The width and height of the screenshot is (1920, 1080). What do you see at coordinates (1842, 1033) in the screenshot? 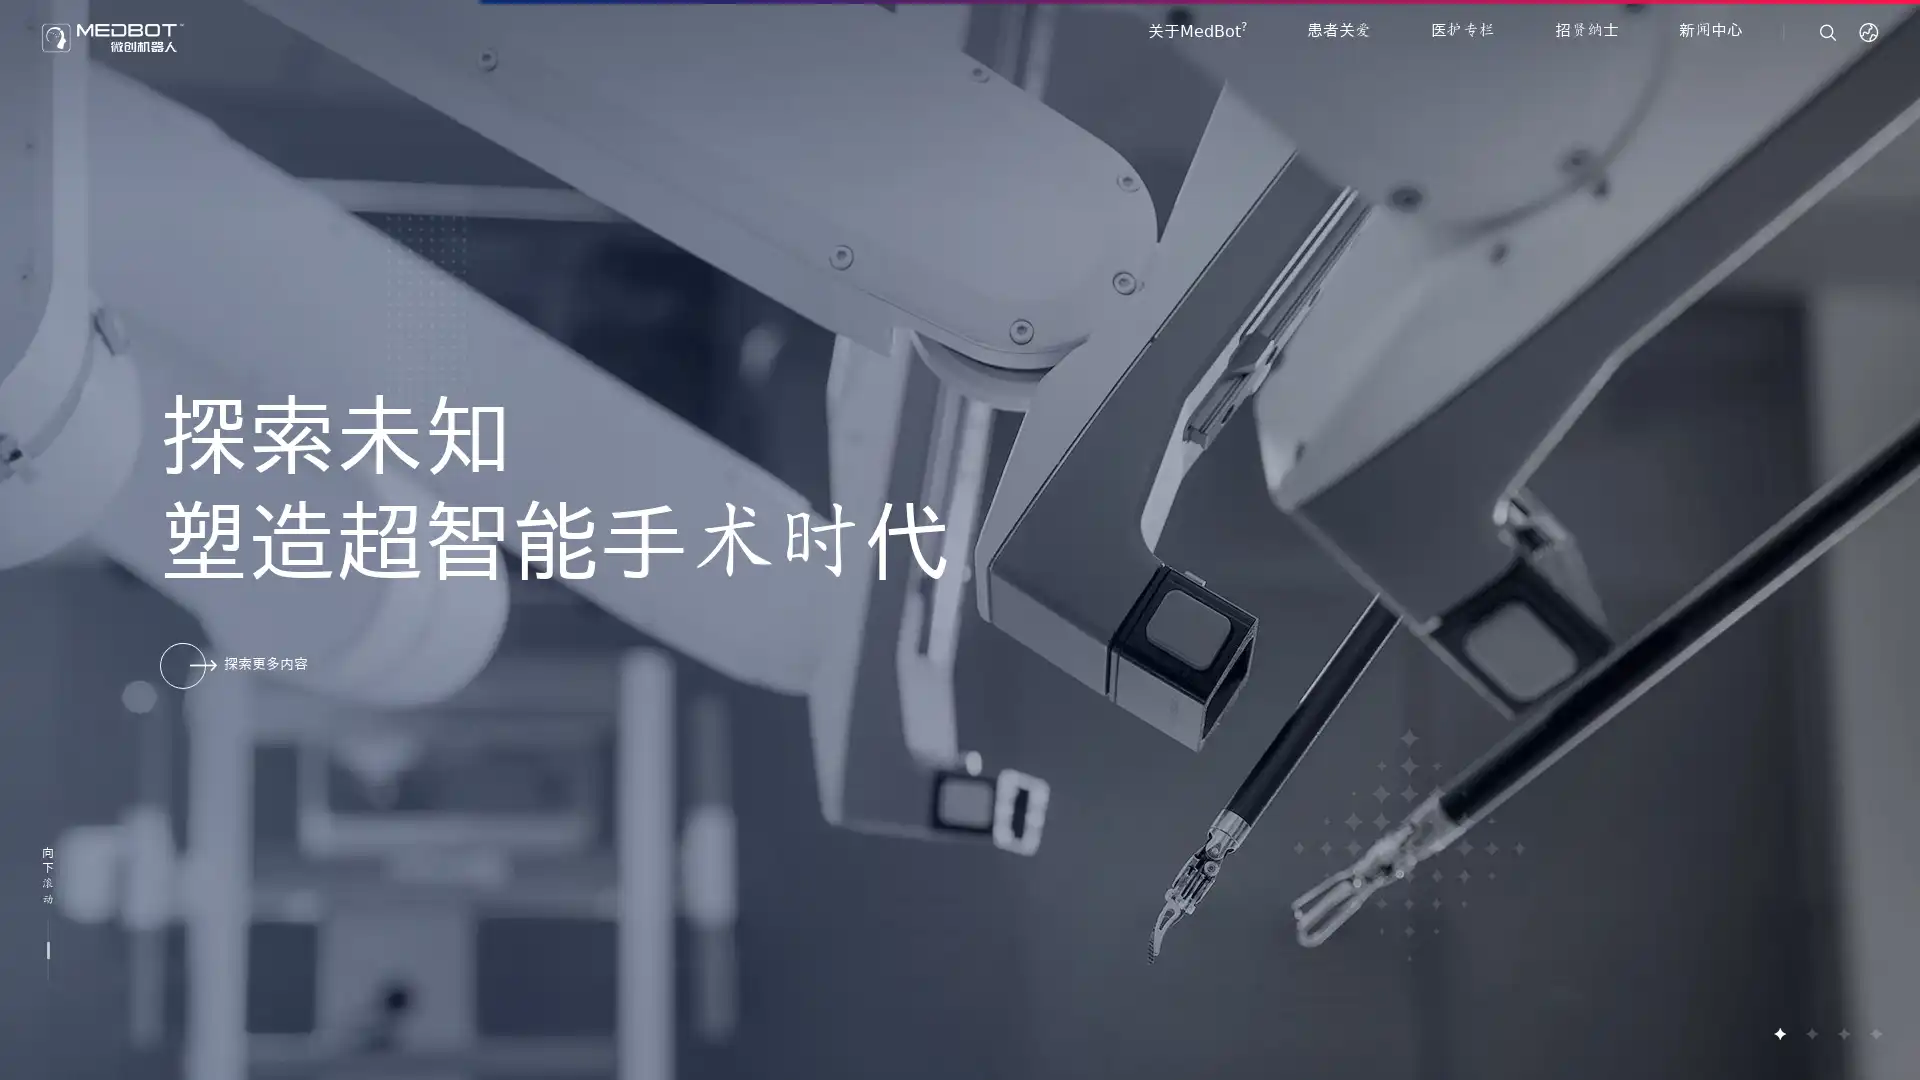
I see `Go to slide 3` at bounding box center [1842, 1033].